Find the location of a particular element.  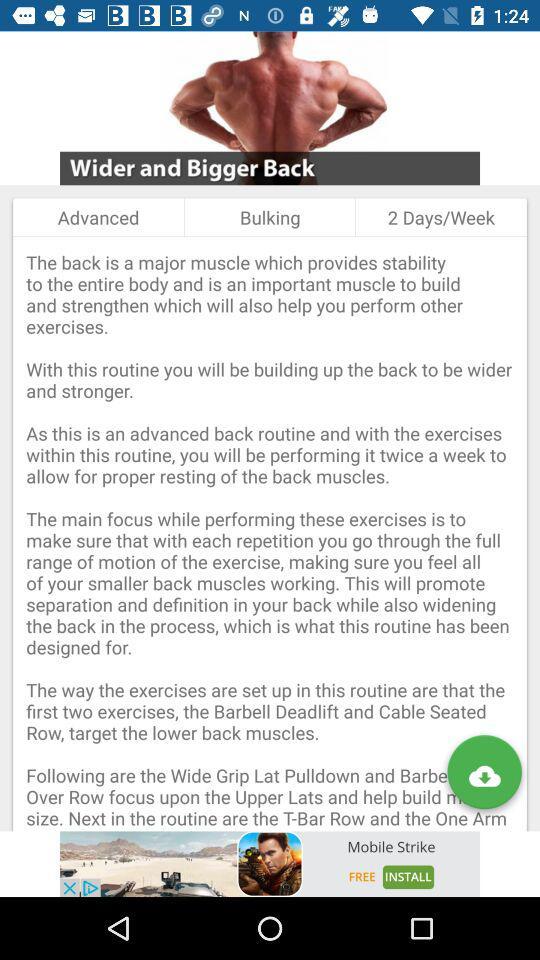

visit advertiser is located at coordinates (270, 863).